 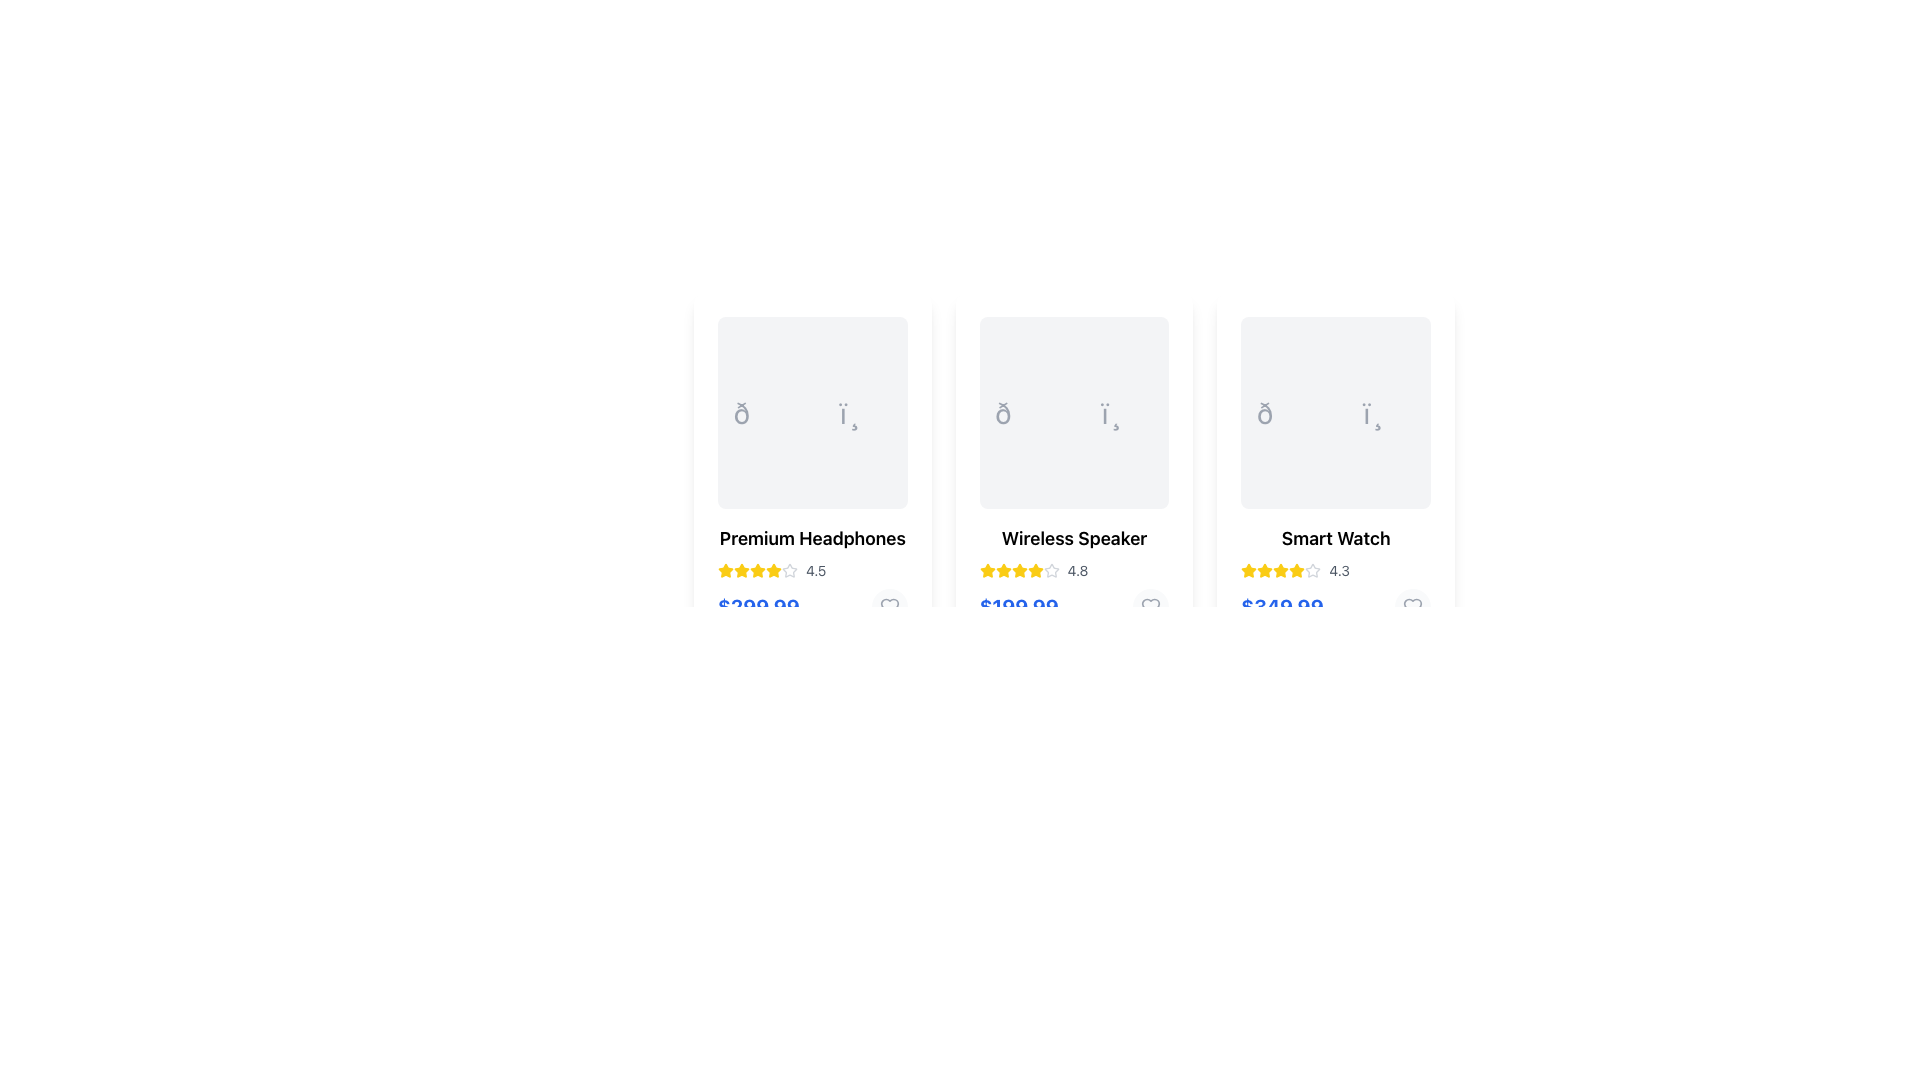 I want to click on the second star icon in the rating section of the 'Wireless Speaker' product display, so click(x=1035, y=570).